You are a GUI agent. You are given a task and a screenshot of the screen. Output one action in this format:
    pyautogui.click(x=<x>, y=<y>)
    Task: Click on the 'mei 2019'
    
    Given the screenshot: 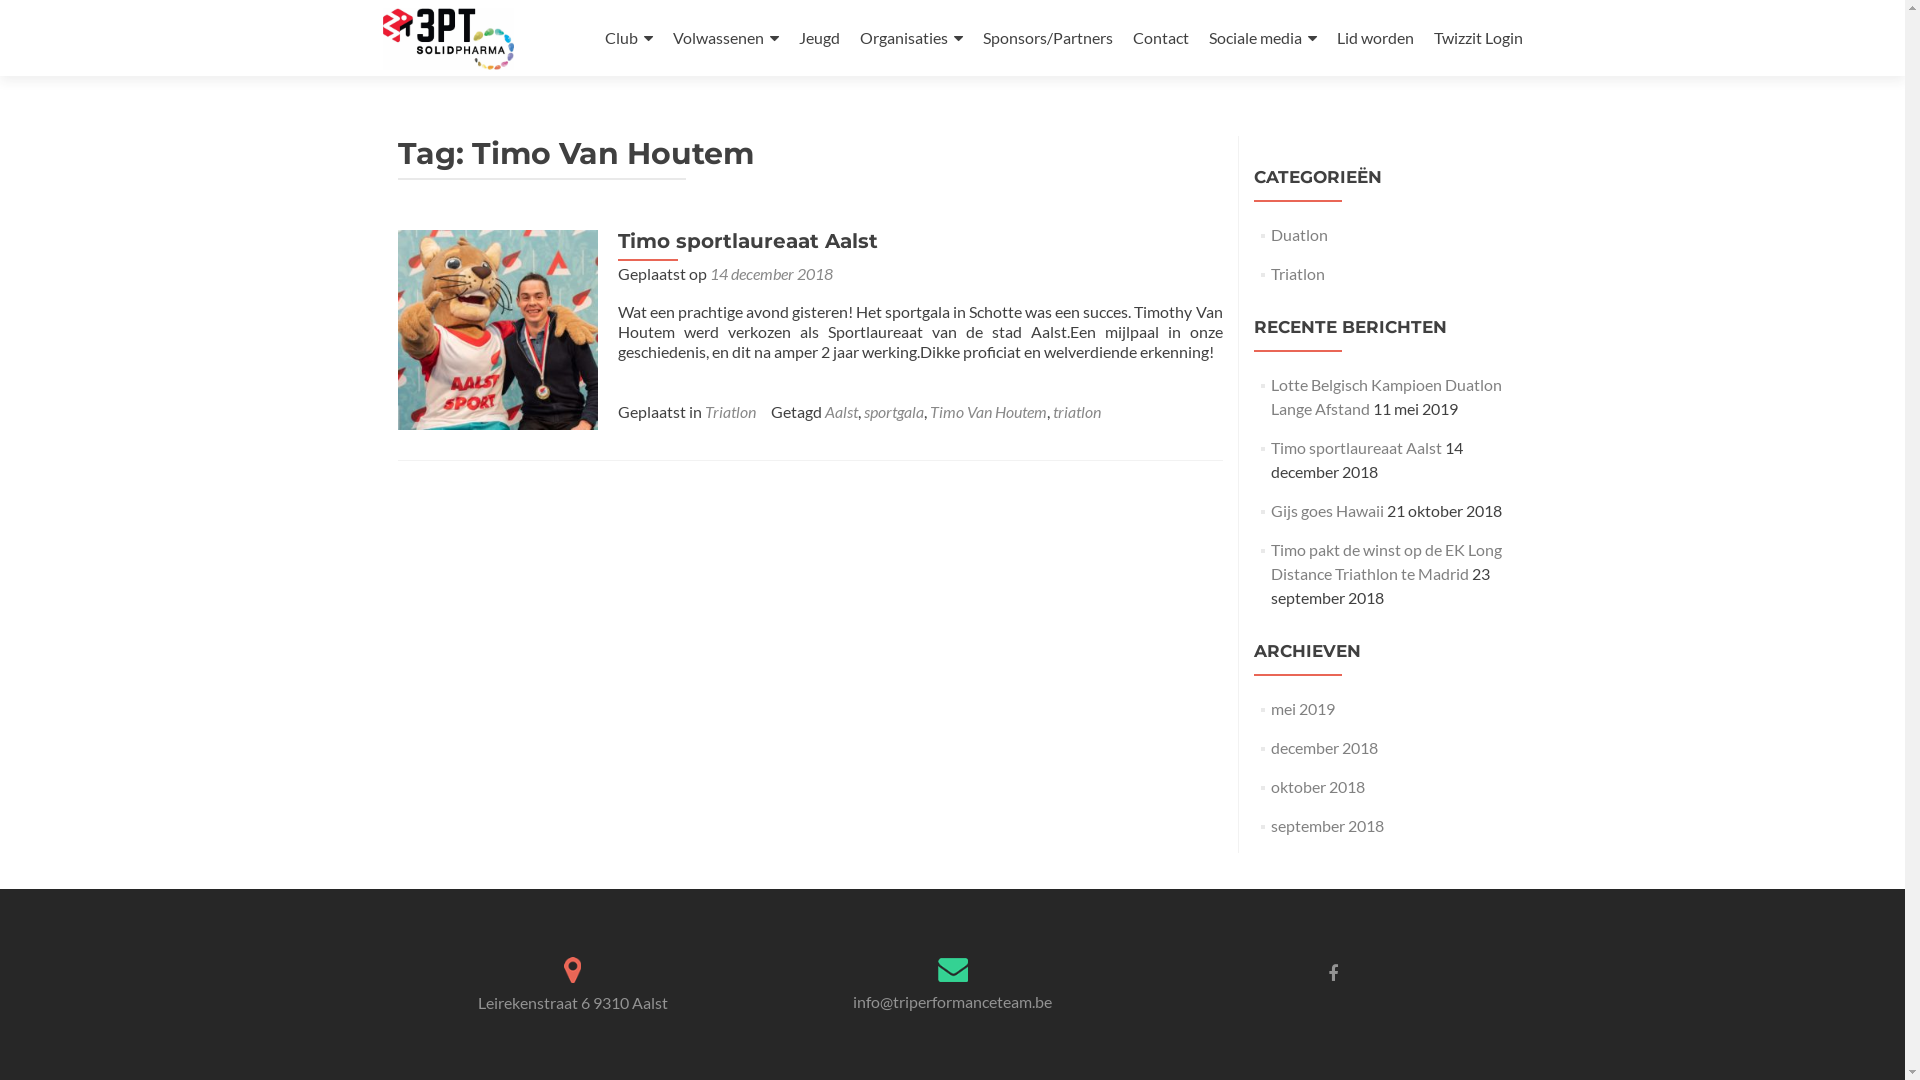 What is the action you would take?
    pyautogui.click(x=1302, y=707)
    